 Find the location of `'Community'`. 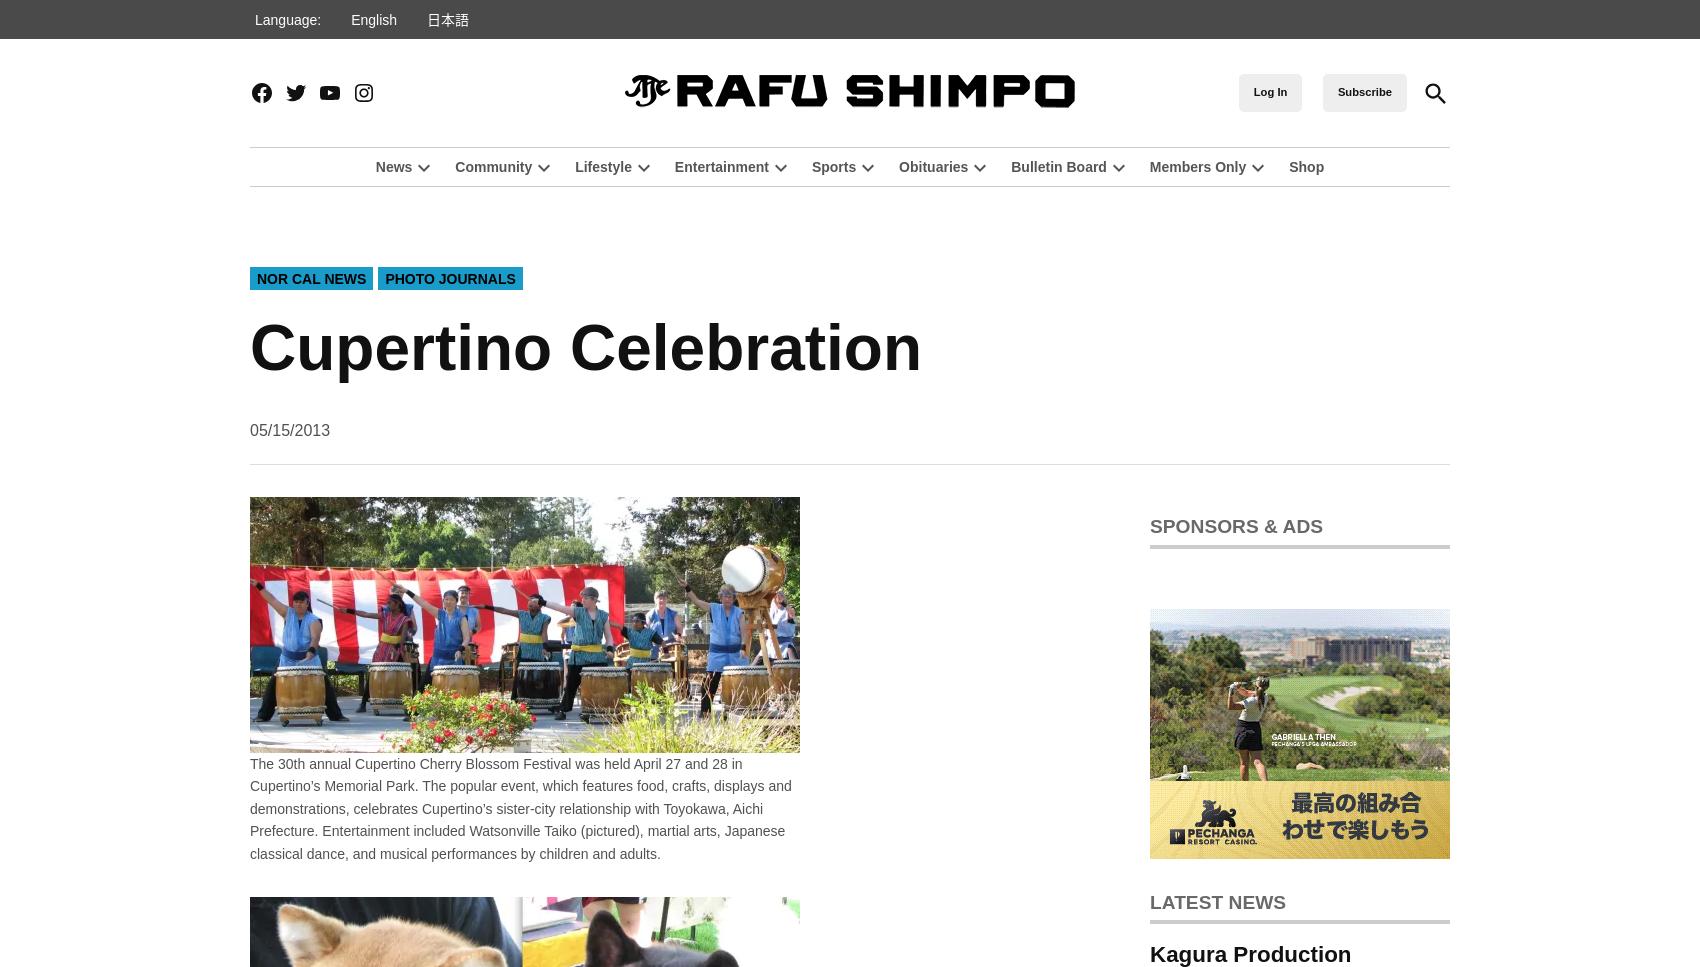

'Community' is located at coordinates (493, 166).